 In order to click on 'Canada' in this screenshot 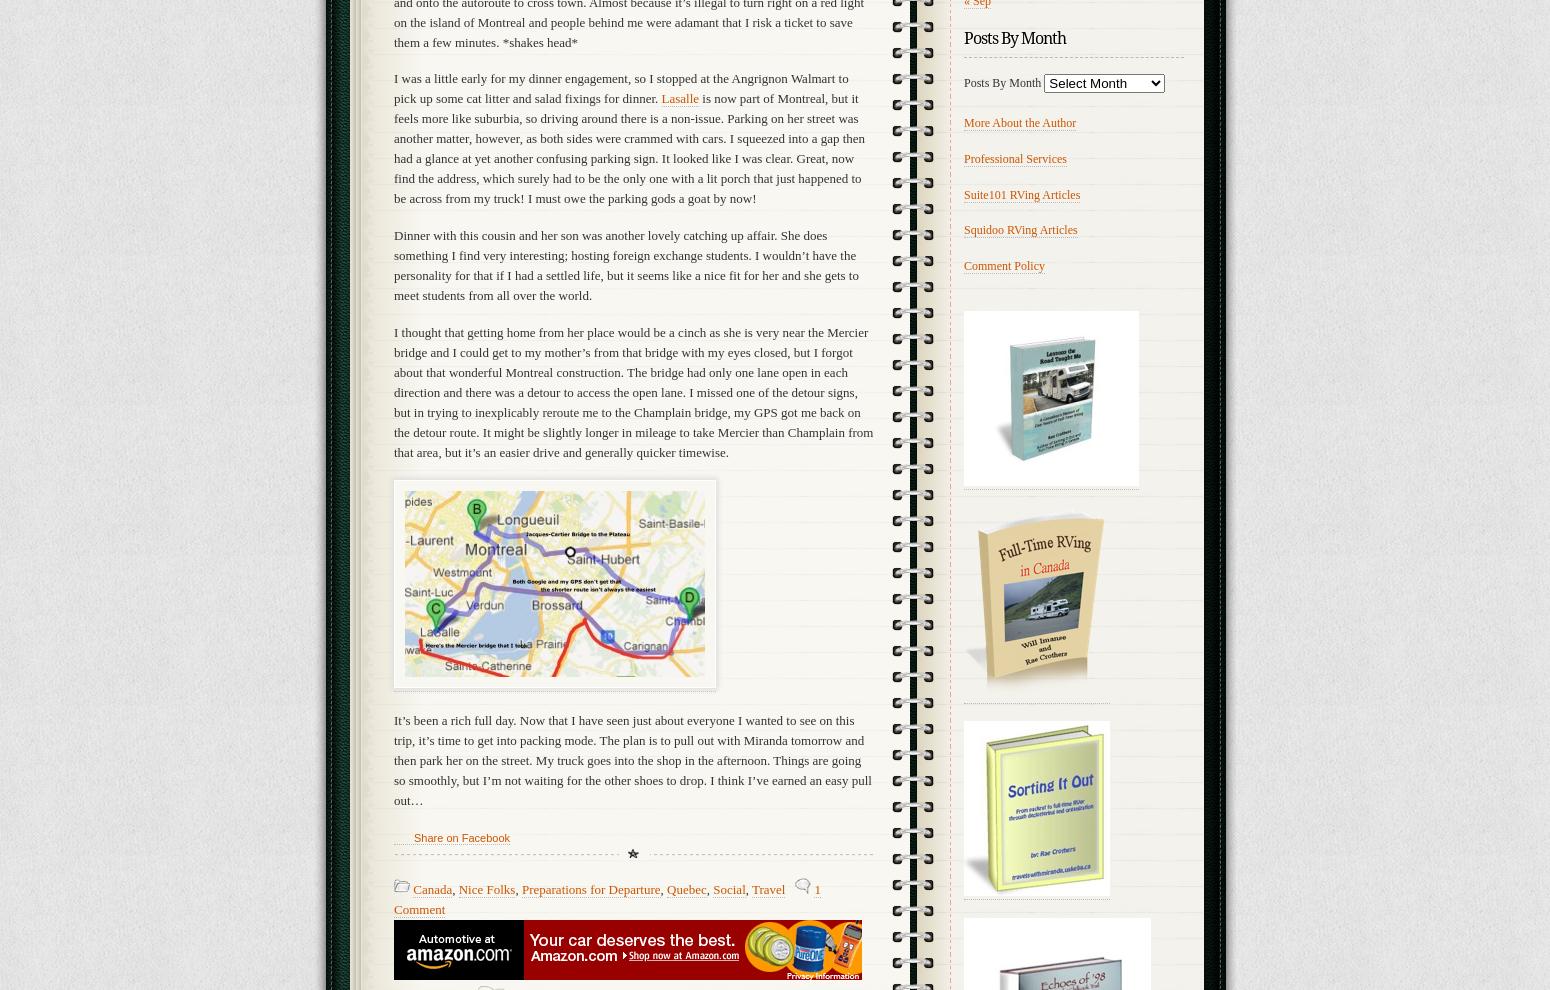, I will do `click(432, 888)`.